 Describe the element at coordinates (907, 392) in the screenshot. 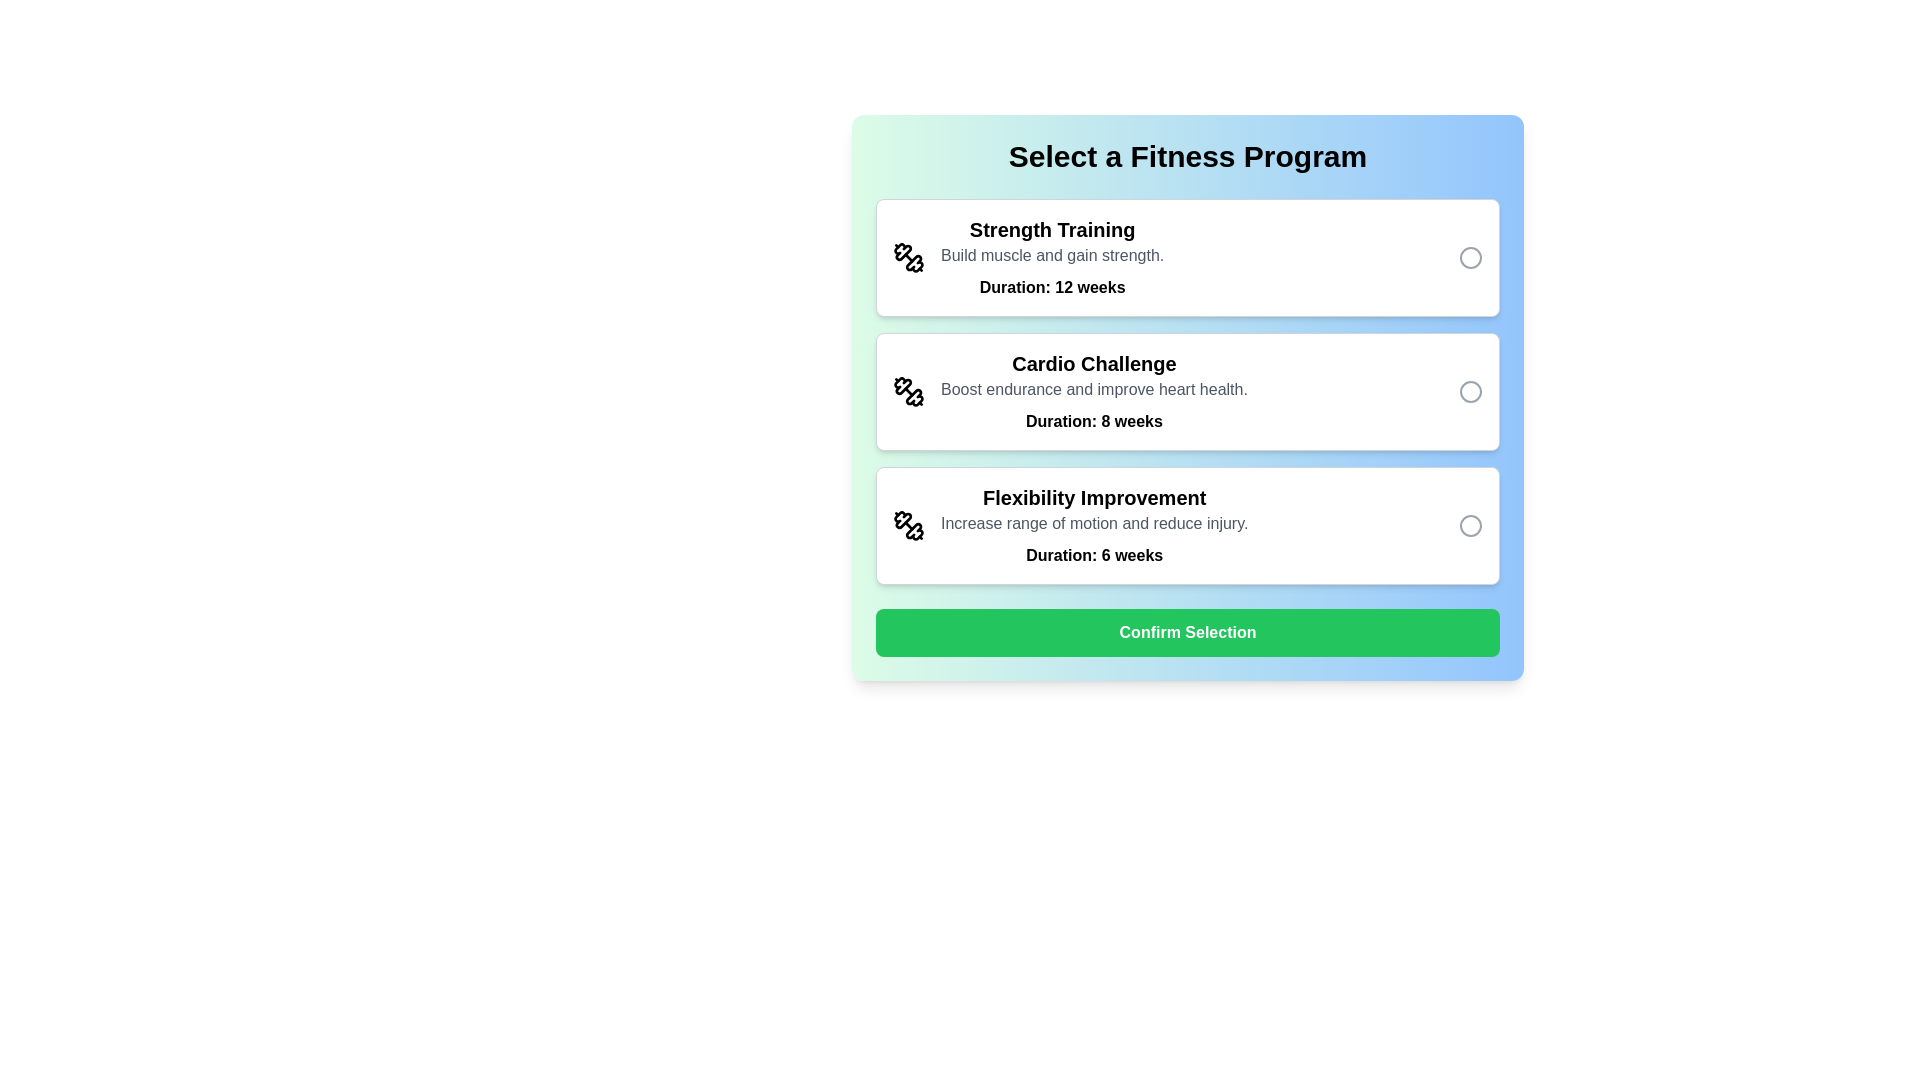

I see `the 'Cardio Challenge' icon located in the second row of fitness program options, positioned to the far left next to the textual content 'Cardio Challenge'` at that location.